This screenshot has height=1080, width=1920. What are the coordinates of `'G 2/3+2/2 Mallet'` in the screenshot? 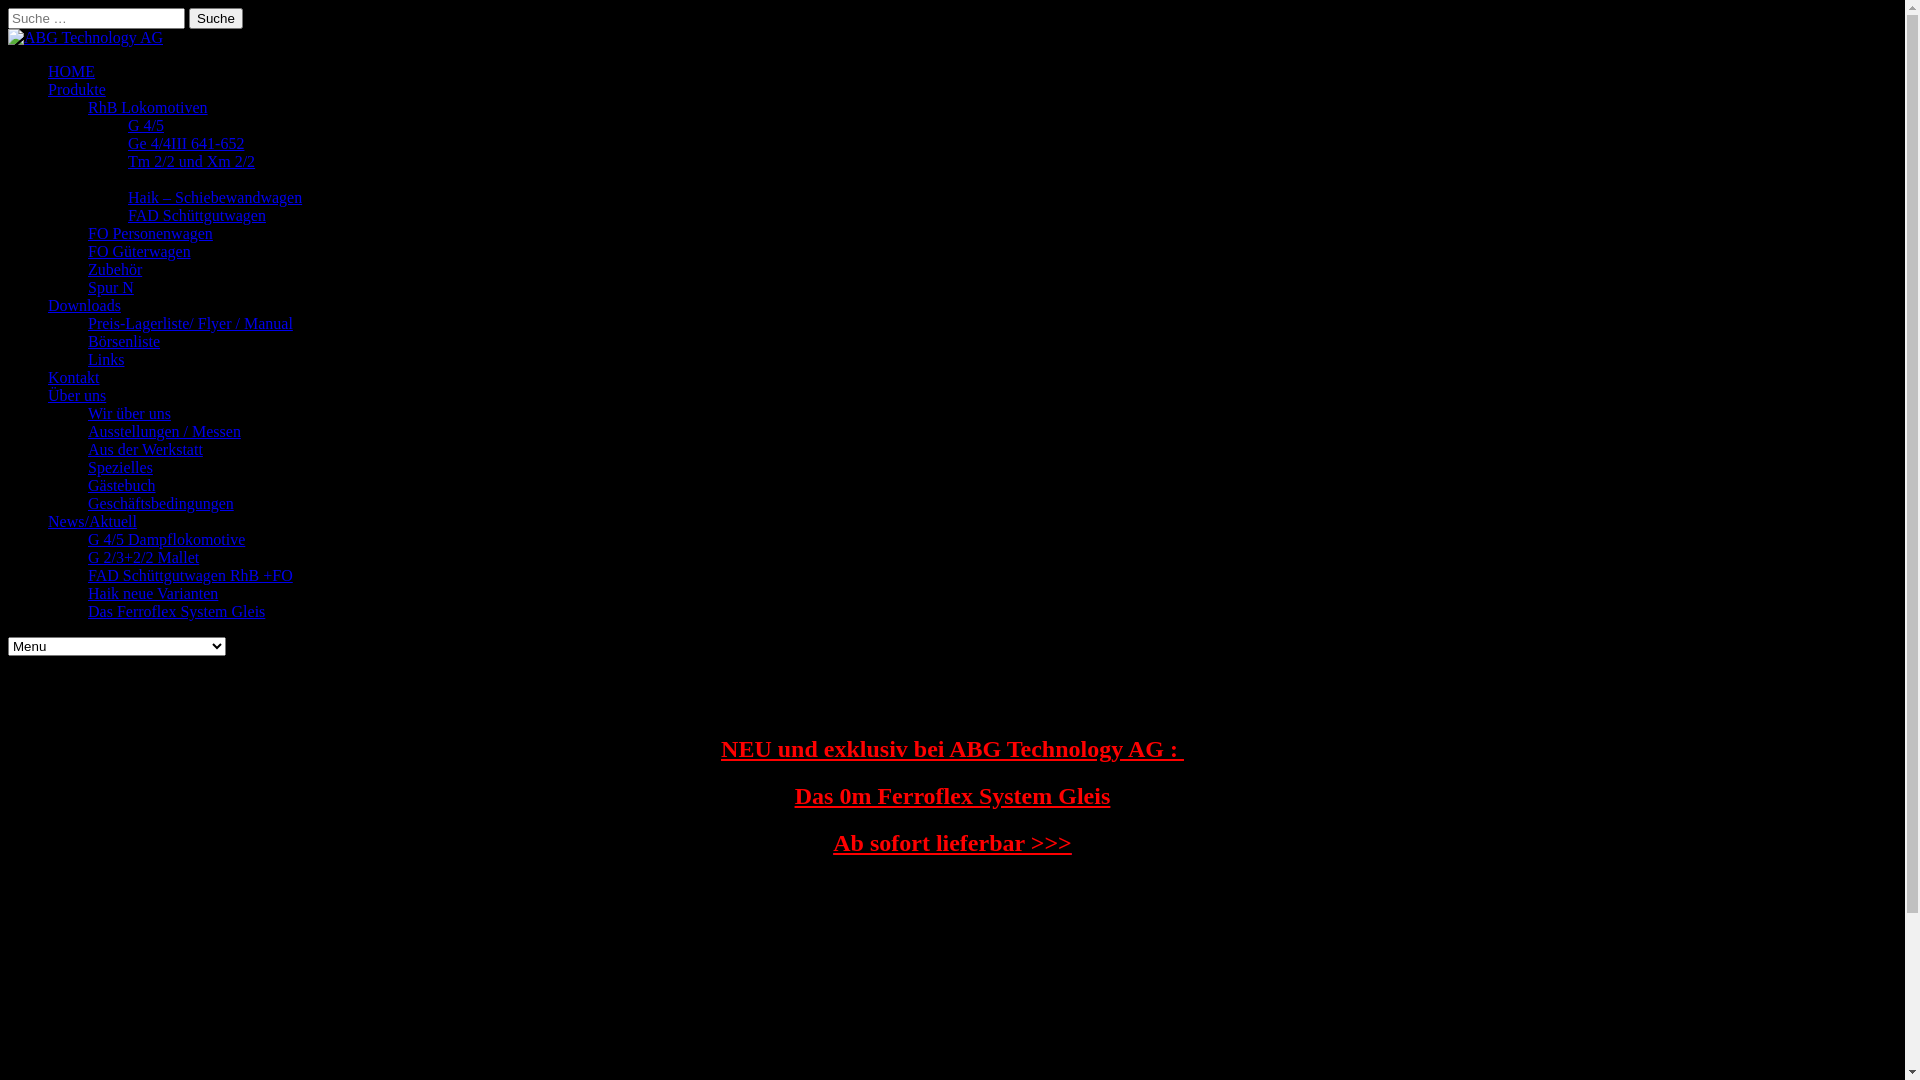 It's located at (142, 557).